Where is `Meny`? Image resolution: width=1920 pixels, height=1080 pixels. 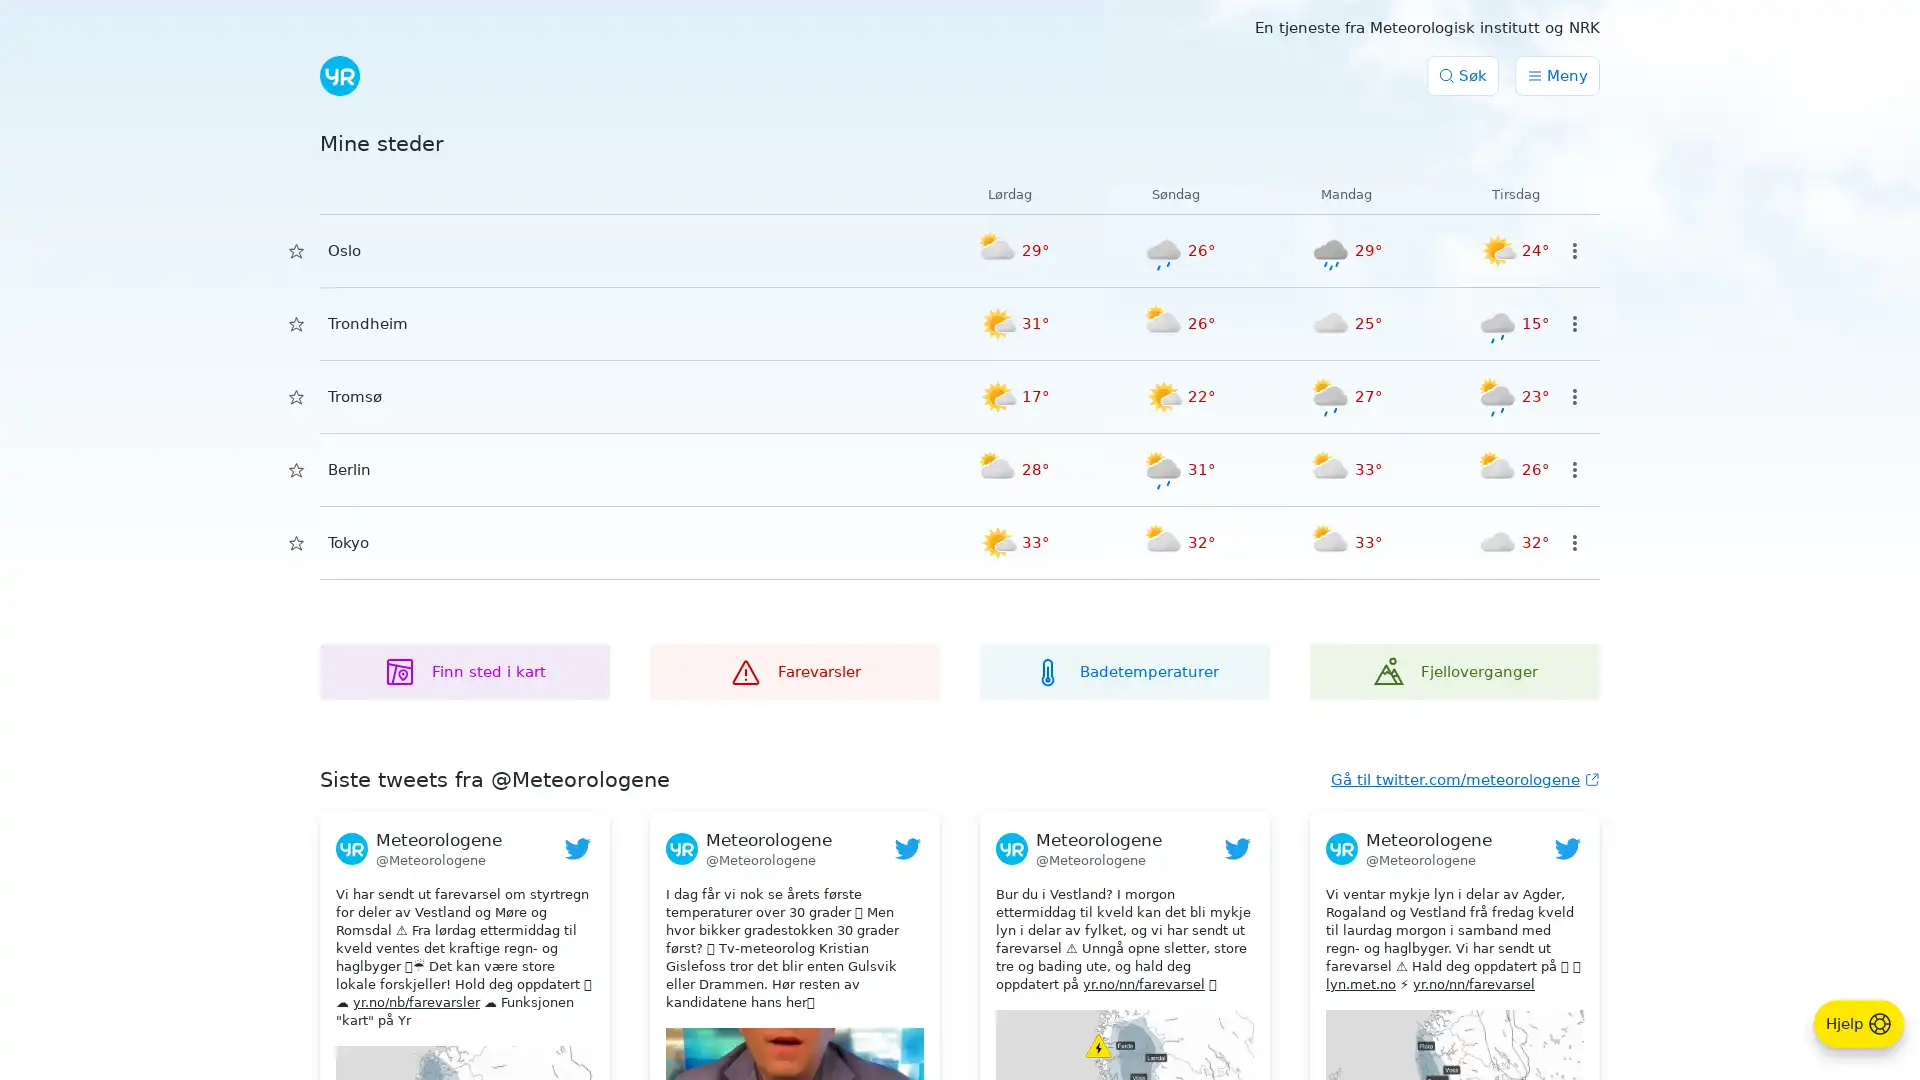
Meny is located at coordinates (1556, 75).